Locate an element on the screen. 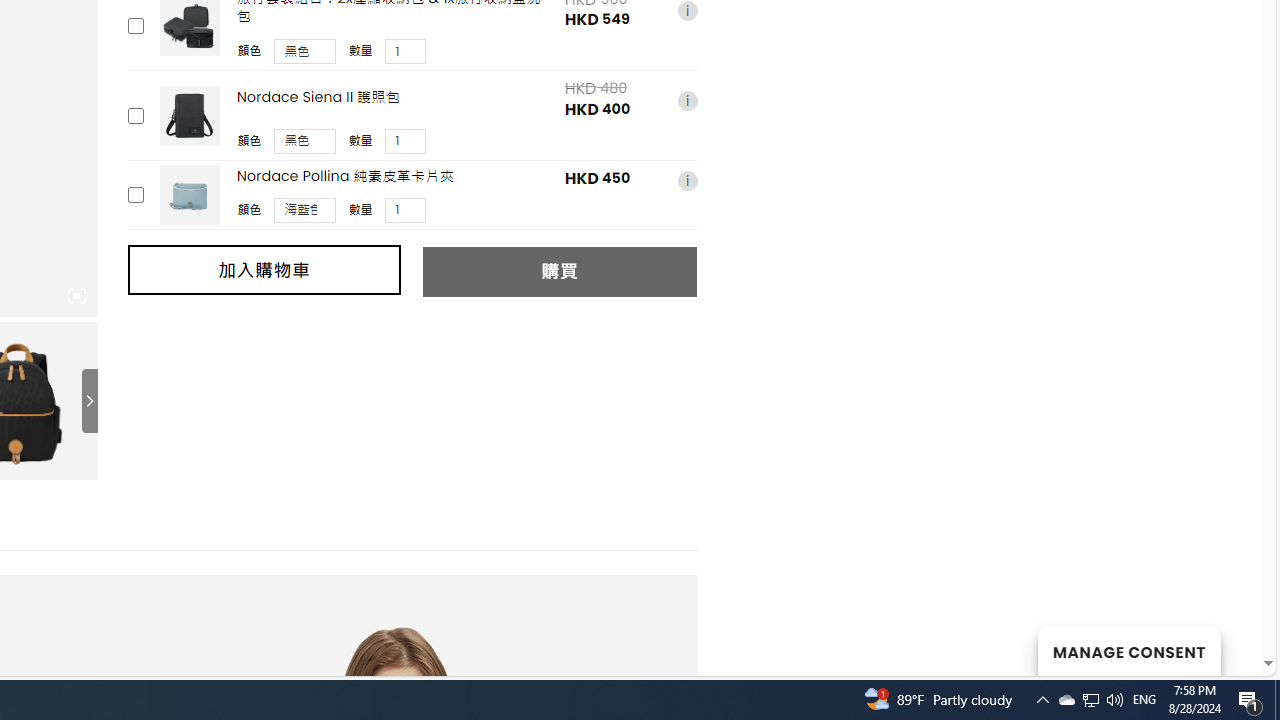  'Class: iconic-woothumbs-fullscreen' is located at coordinates (76, 296).